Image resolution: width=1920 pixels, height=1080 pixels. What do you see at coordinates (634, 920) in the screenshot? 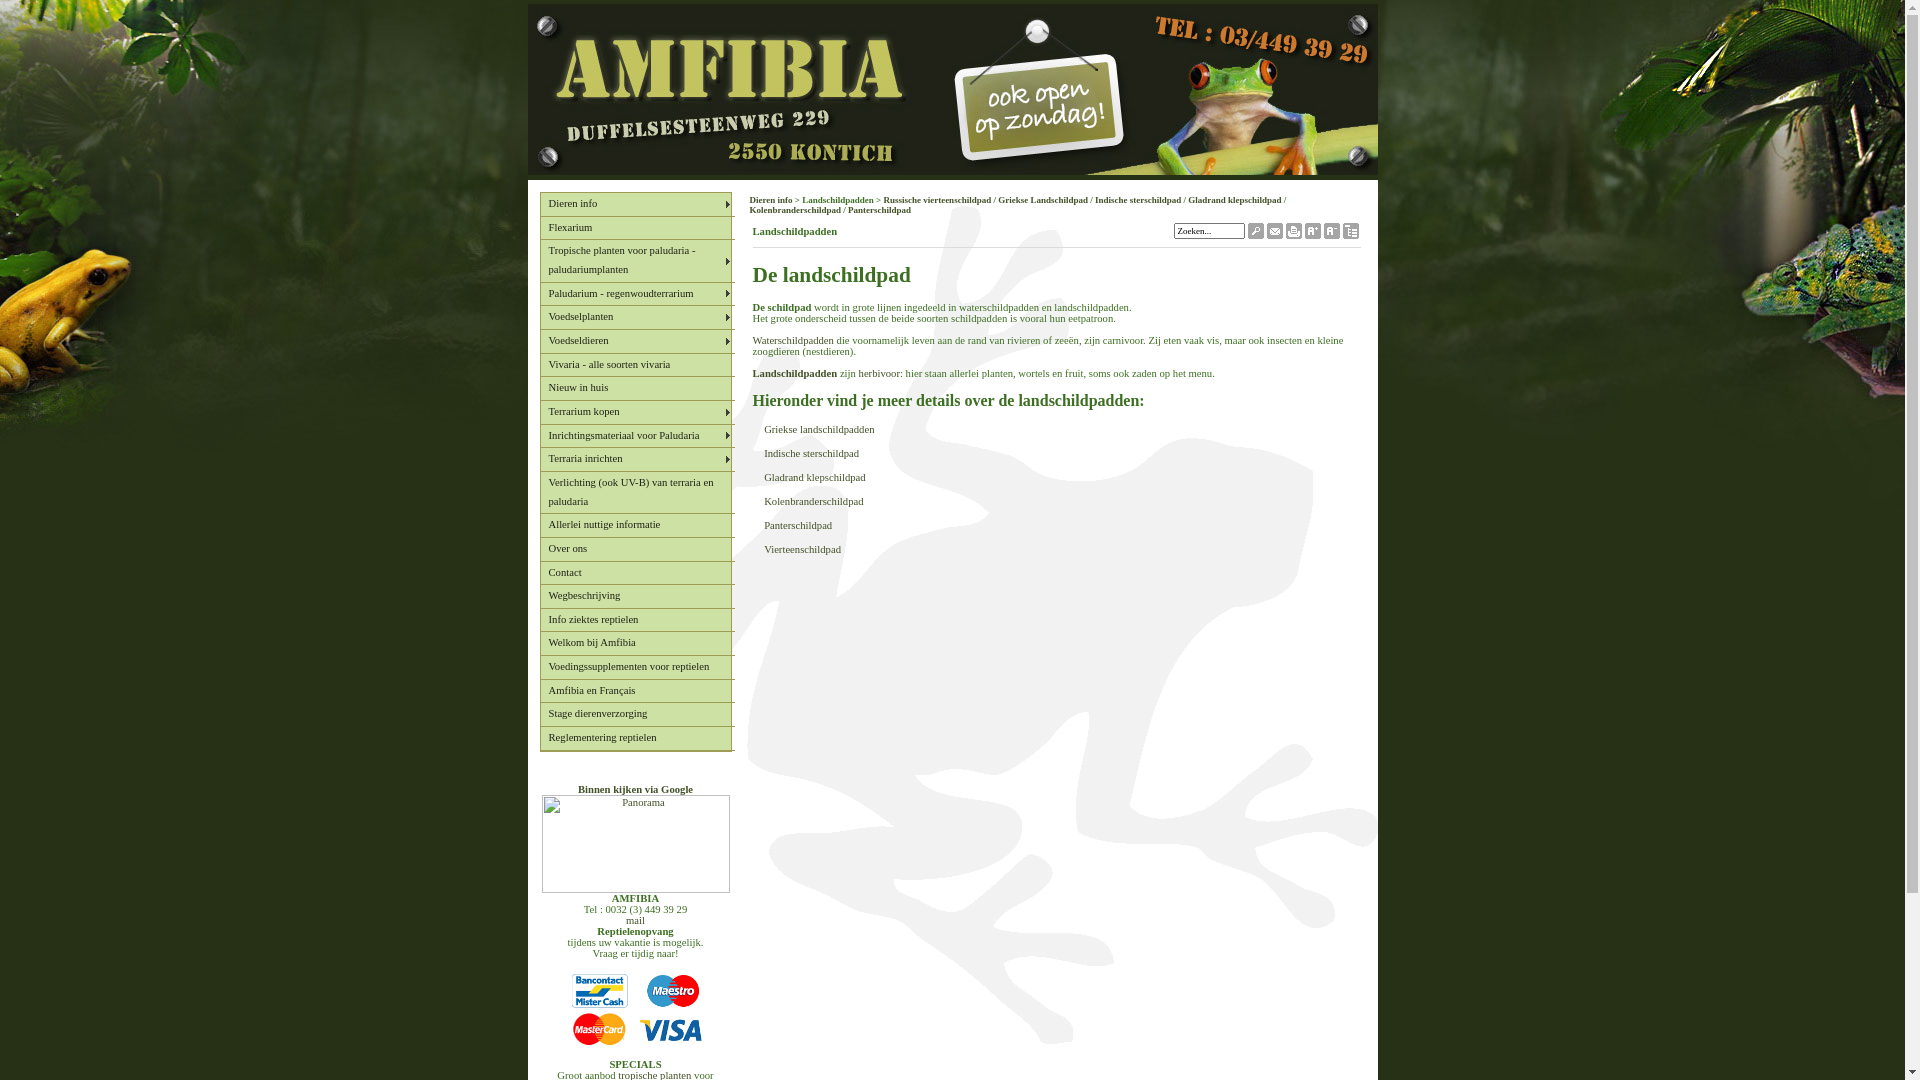
I see `'mail'` at bounding box center [634, 920].